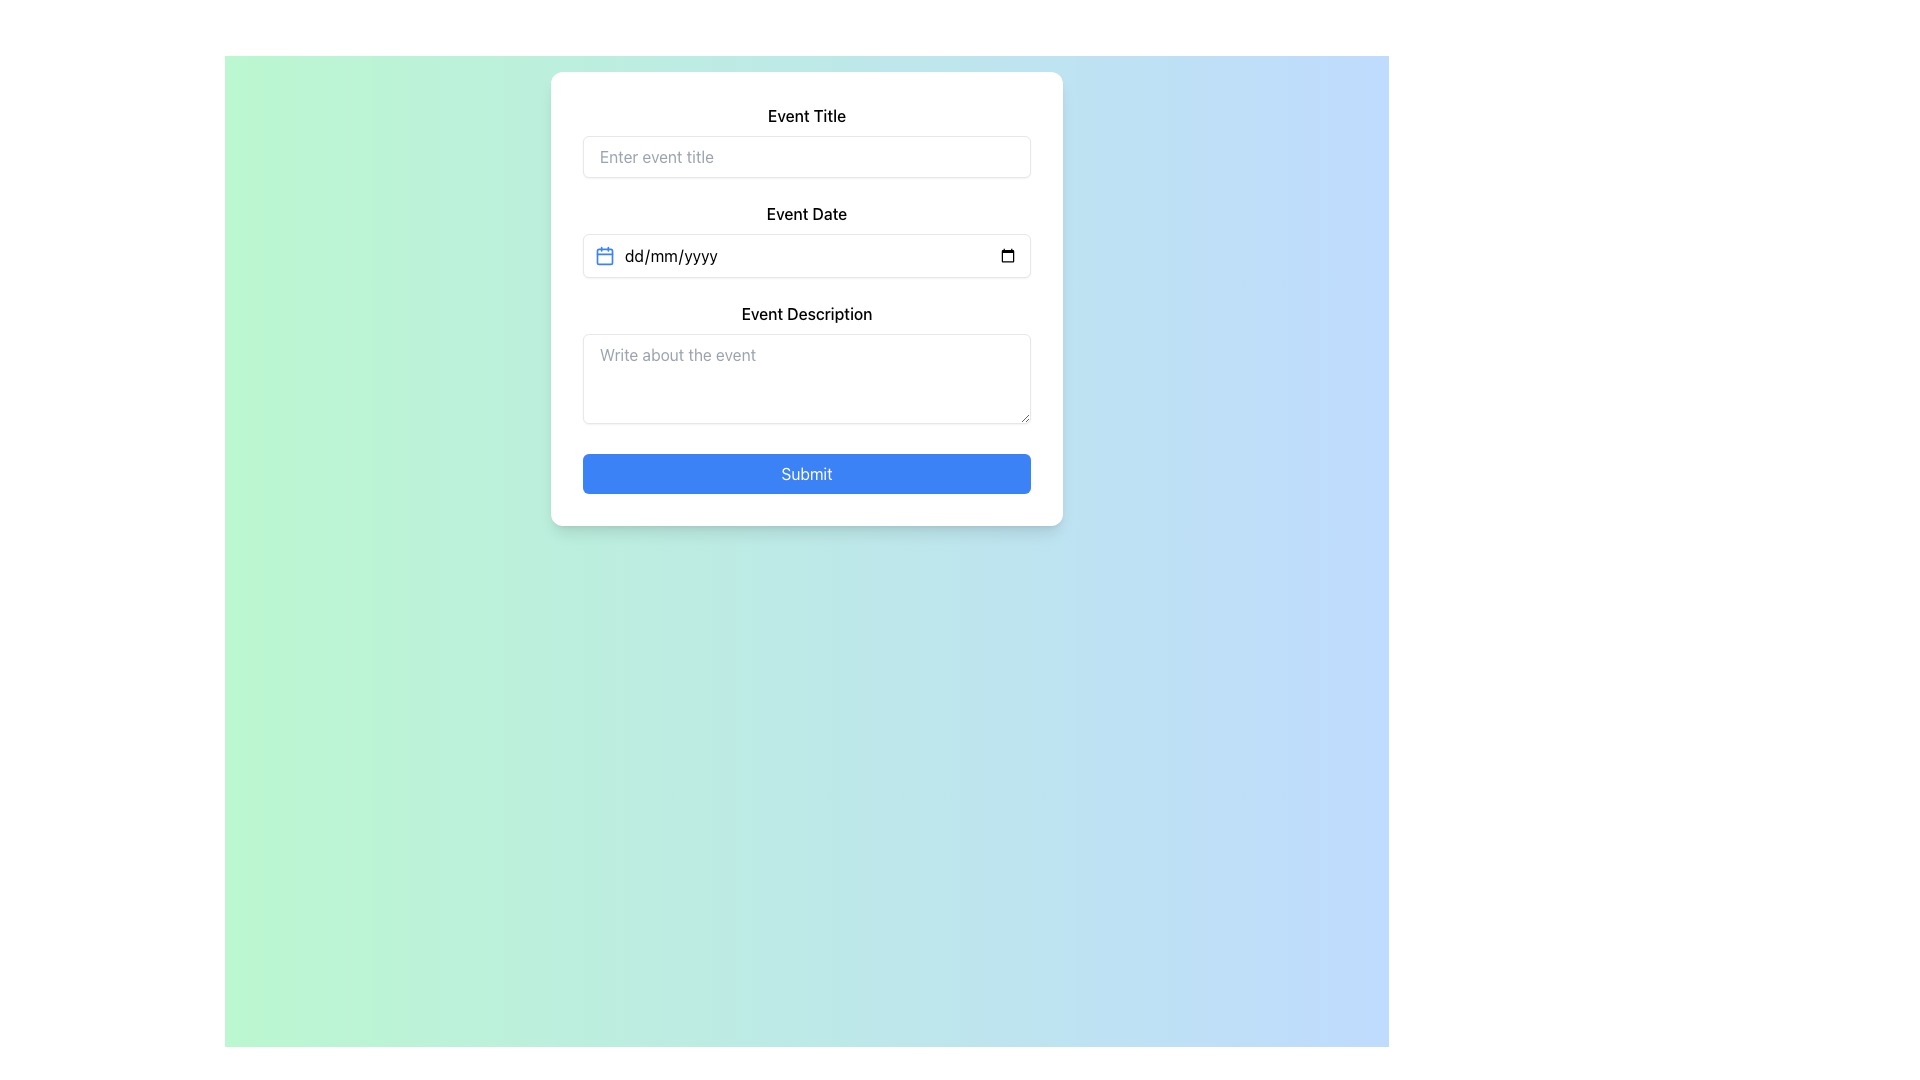  What do you see at coordinates (603, 254) in the screenshot?
I see `the visual calendar icon located to the left of the 'Event Date' input field, indicating that the adjacent field is for date input` at bounding box center [603, 254].